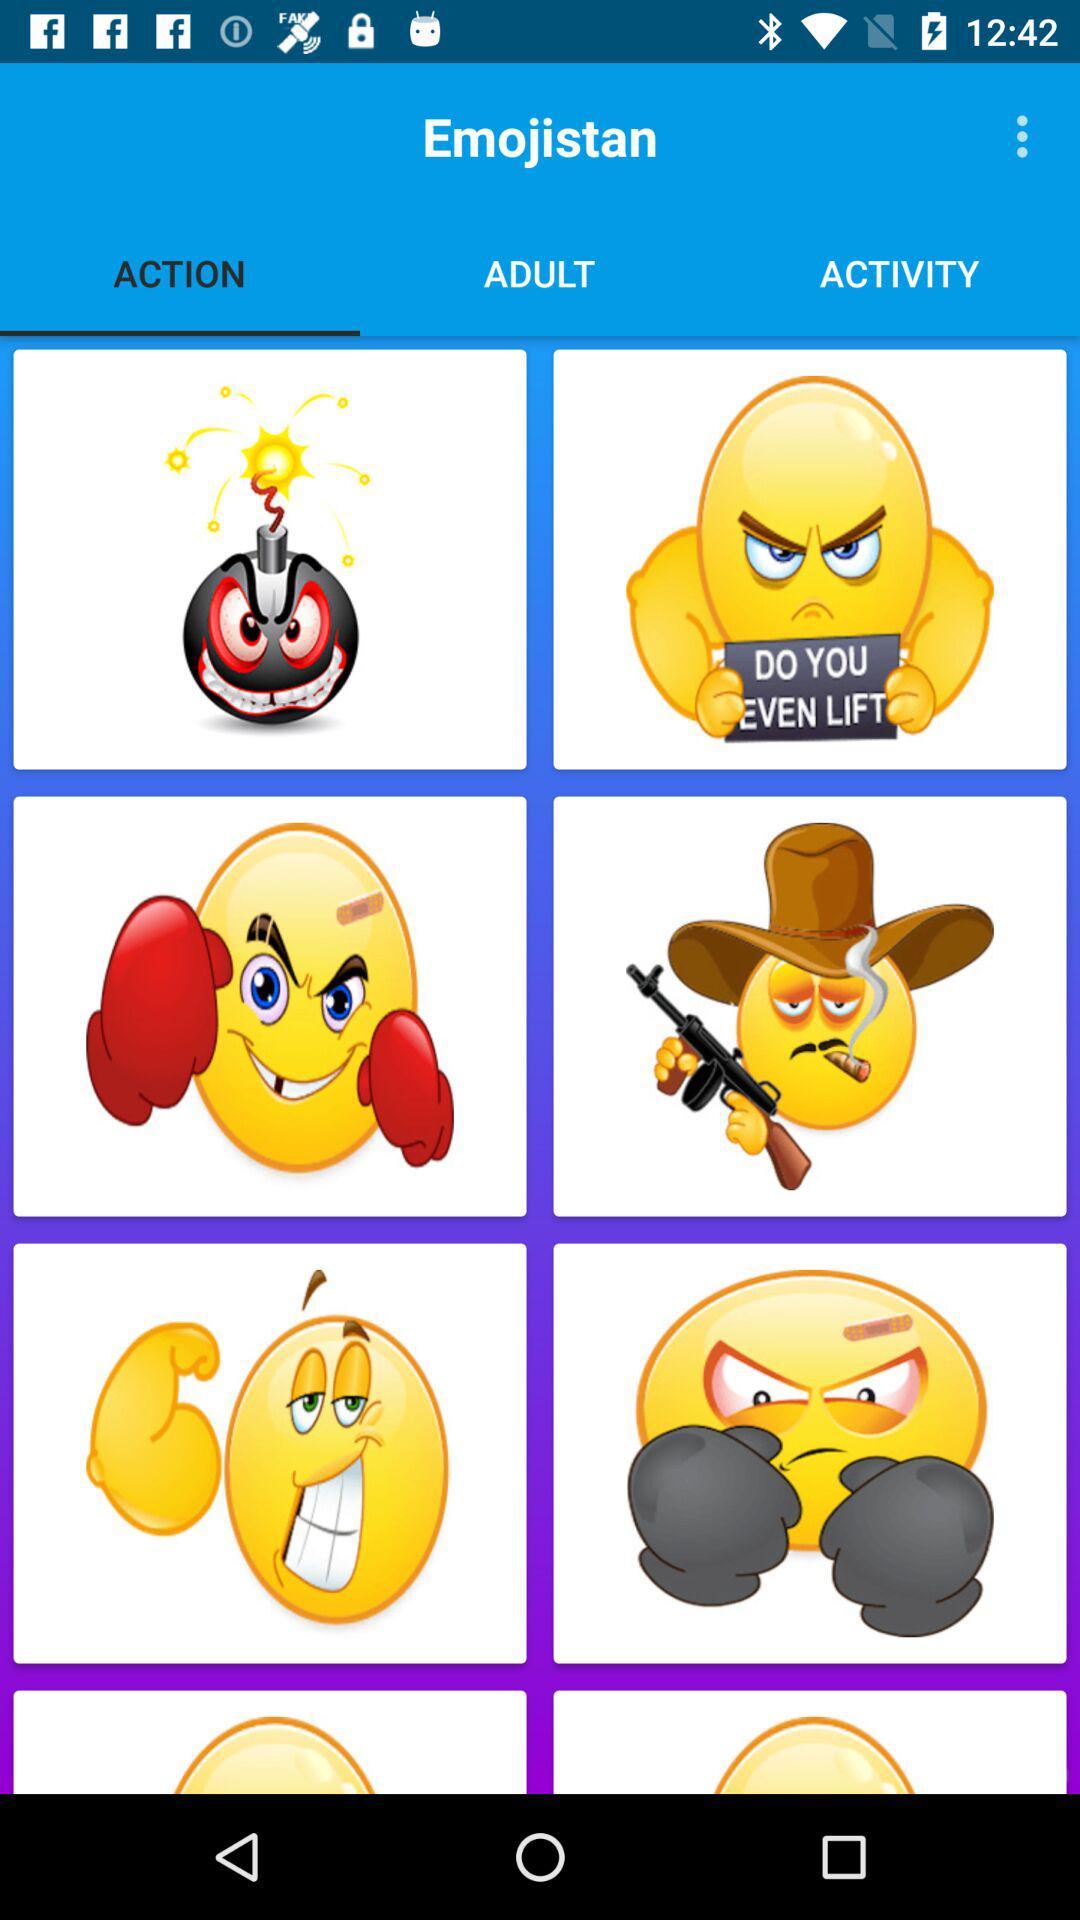  What do you see at coordinates (1027, 135) in the screenshot?
I see `the item to the right of the emojistan icon` at bounding box center [1027, 135].